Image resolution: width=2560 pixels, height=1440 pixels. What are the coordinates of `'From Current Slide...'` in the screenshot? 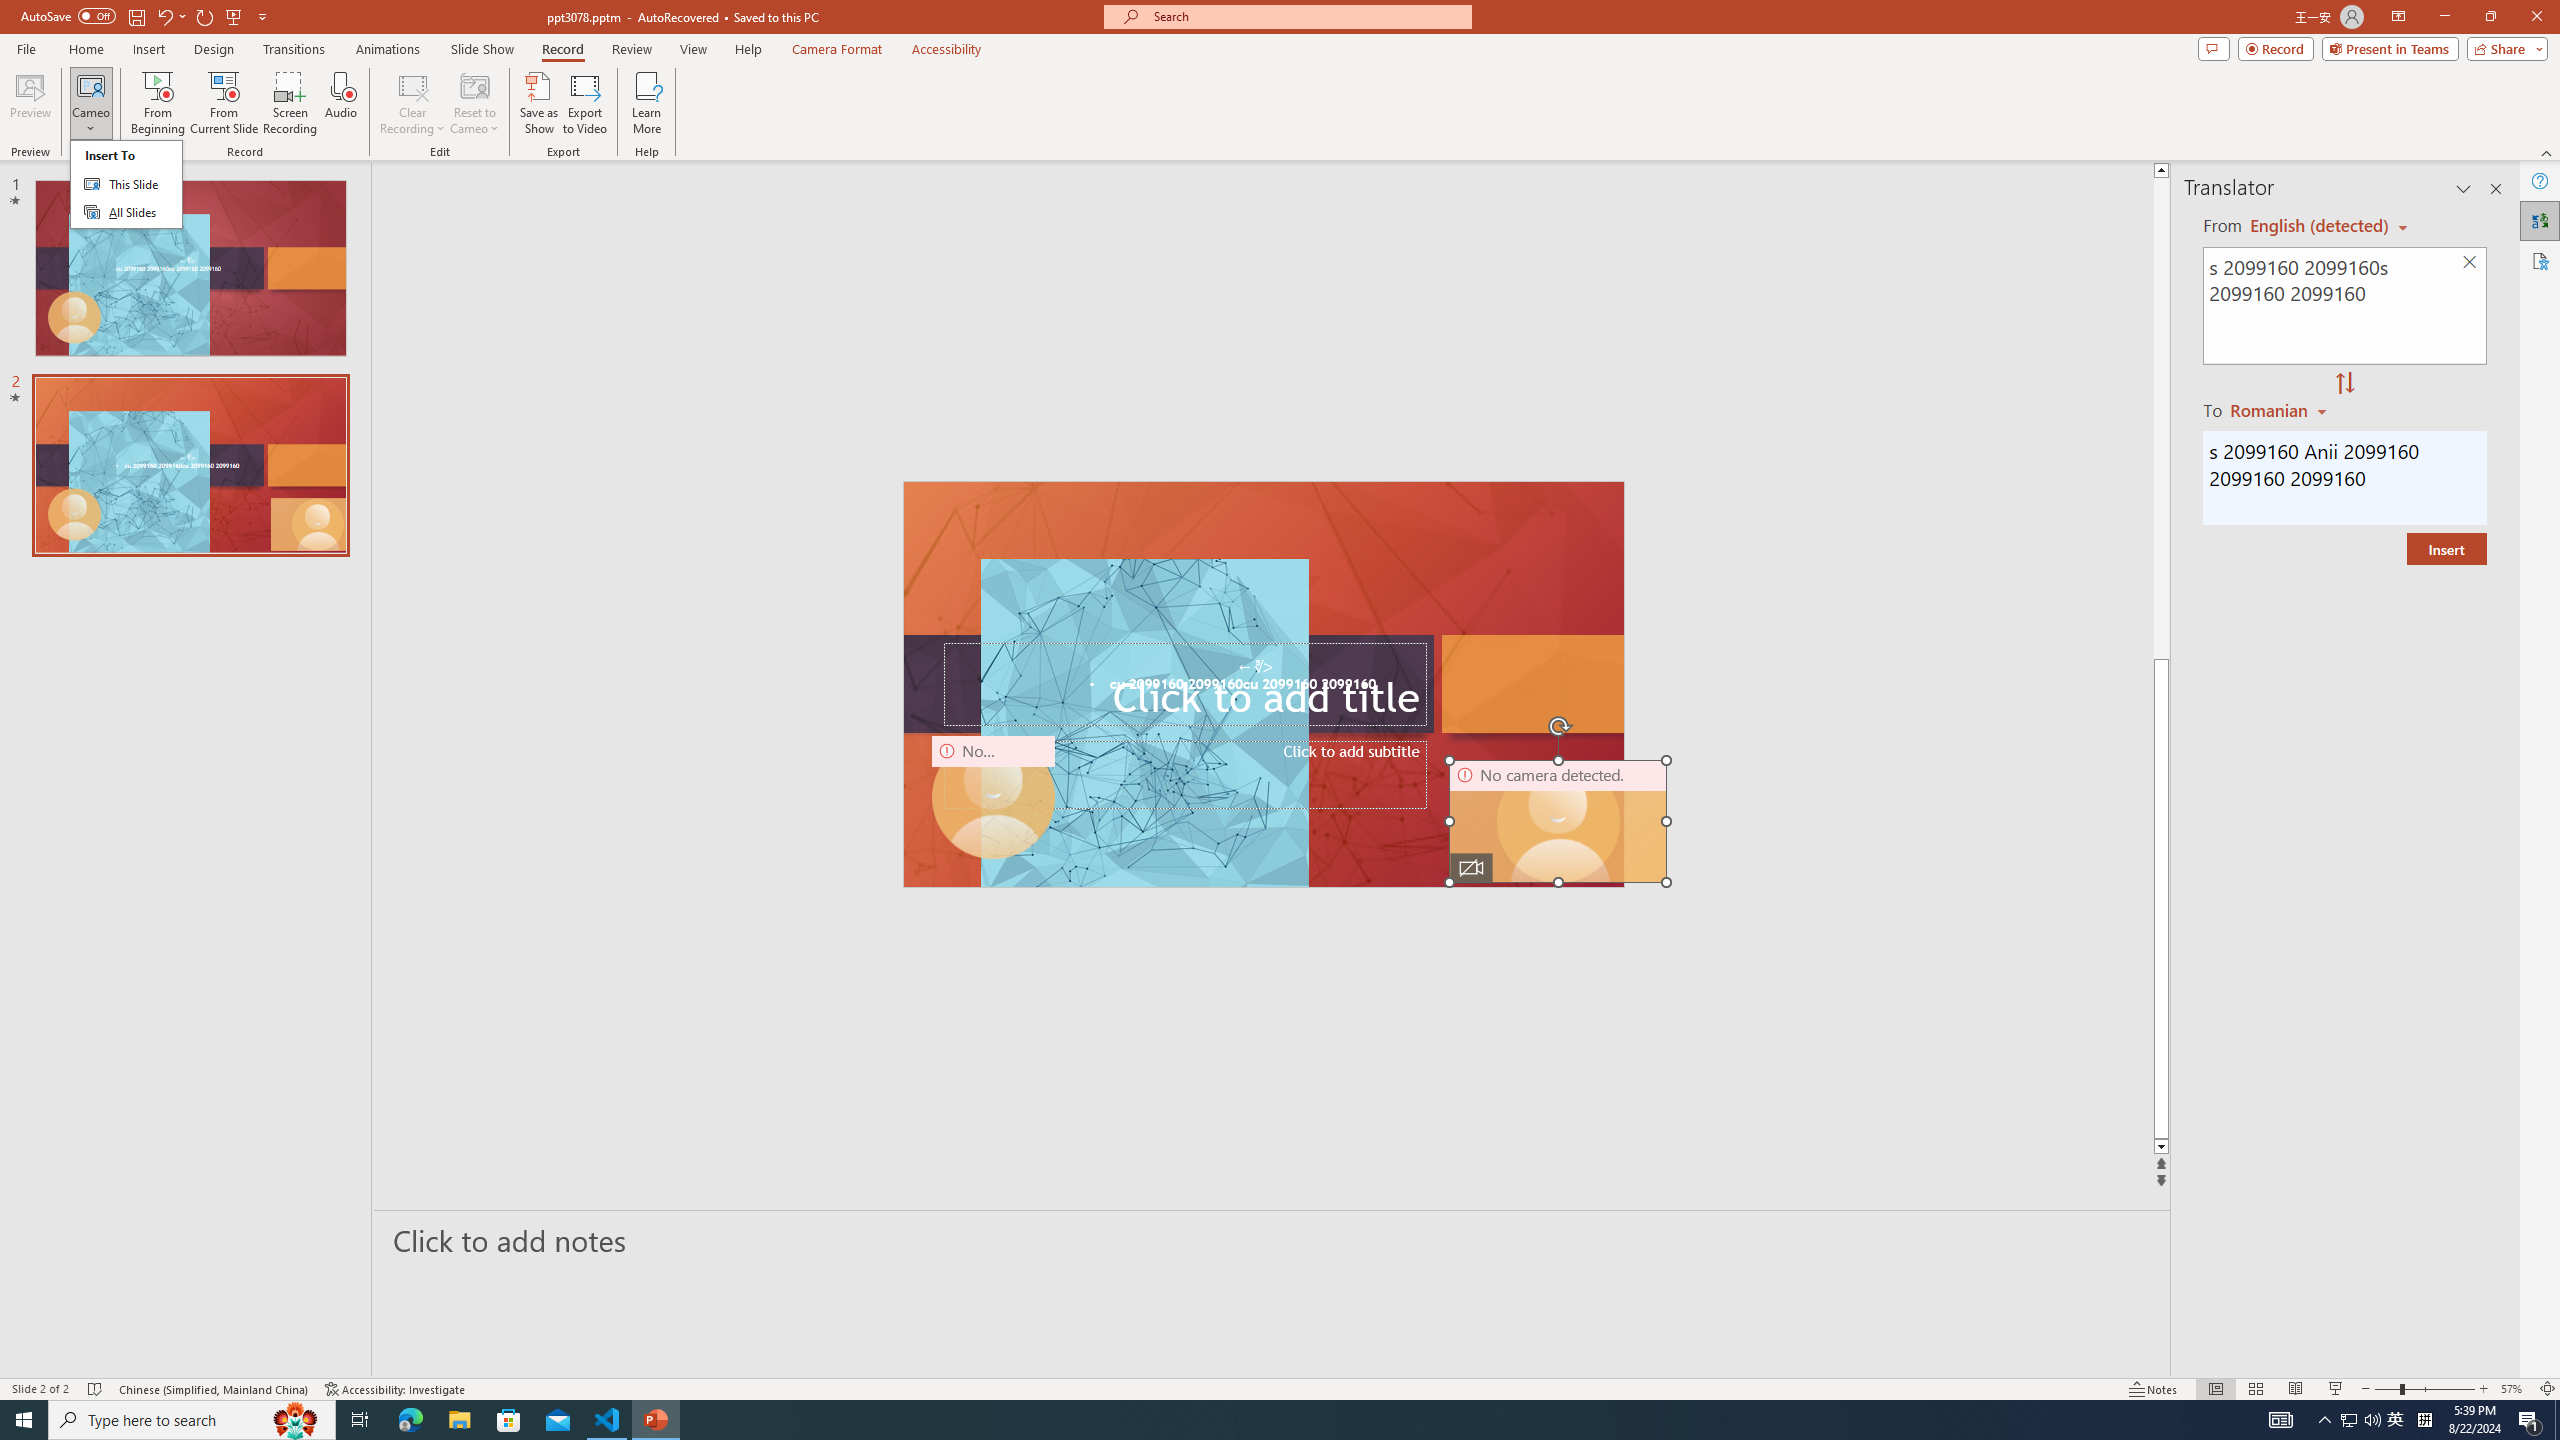 It's located at (224, 103).